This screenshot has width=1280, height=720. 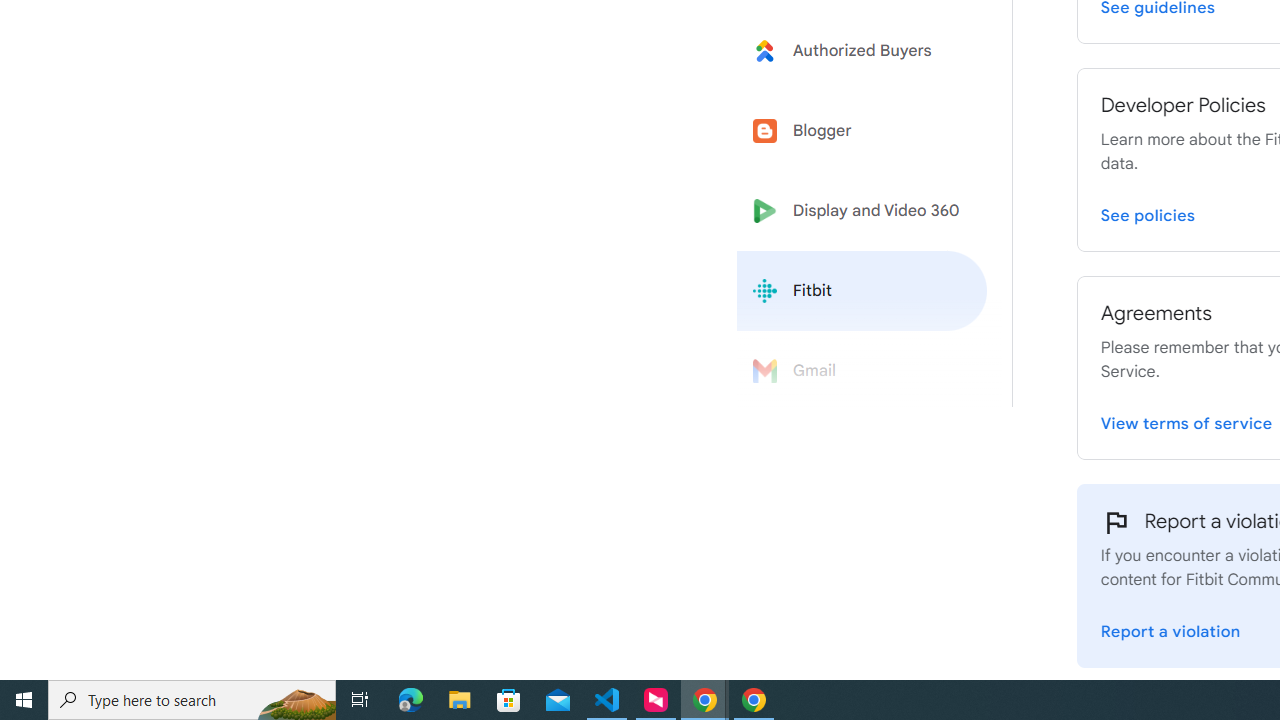 I want to click on 'Display and Video 360', so click(x=862, y=211).